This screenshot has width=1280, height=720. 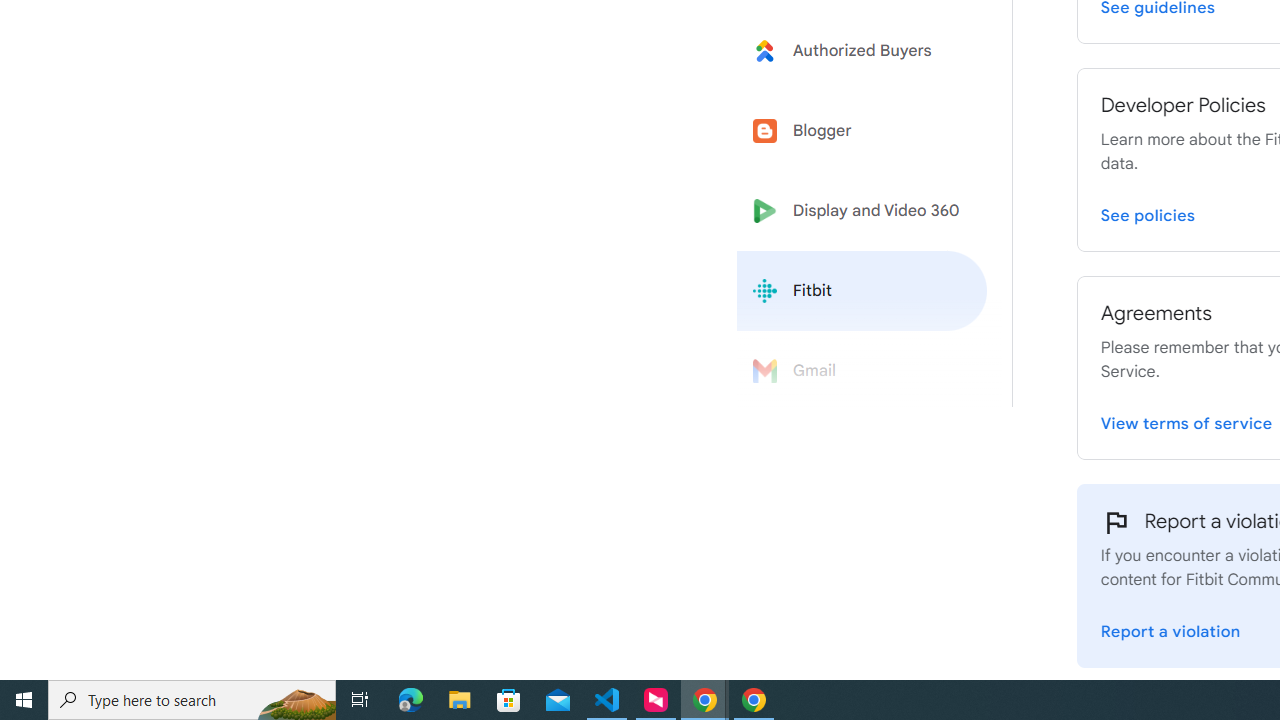 I want to click on 'Display and Video 360', so click(x=862, y=211).